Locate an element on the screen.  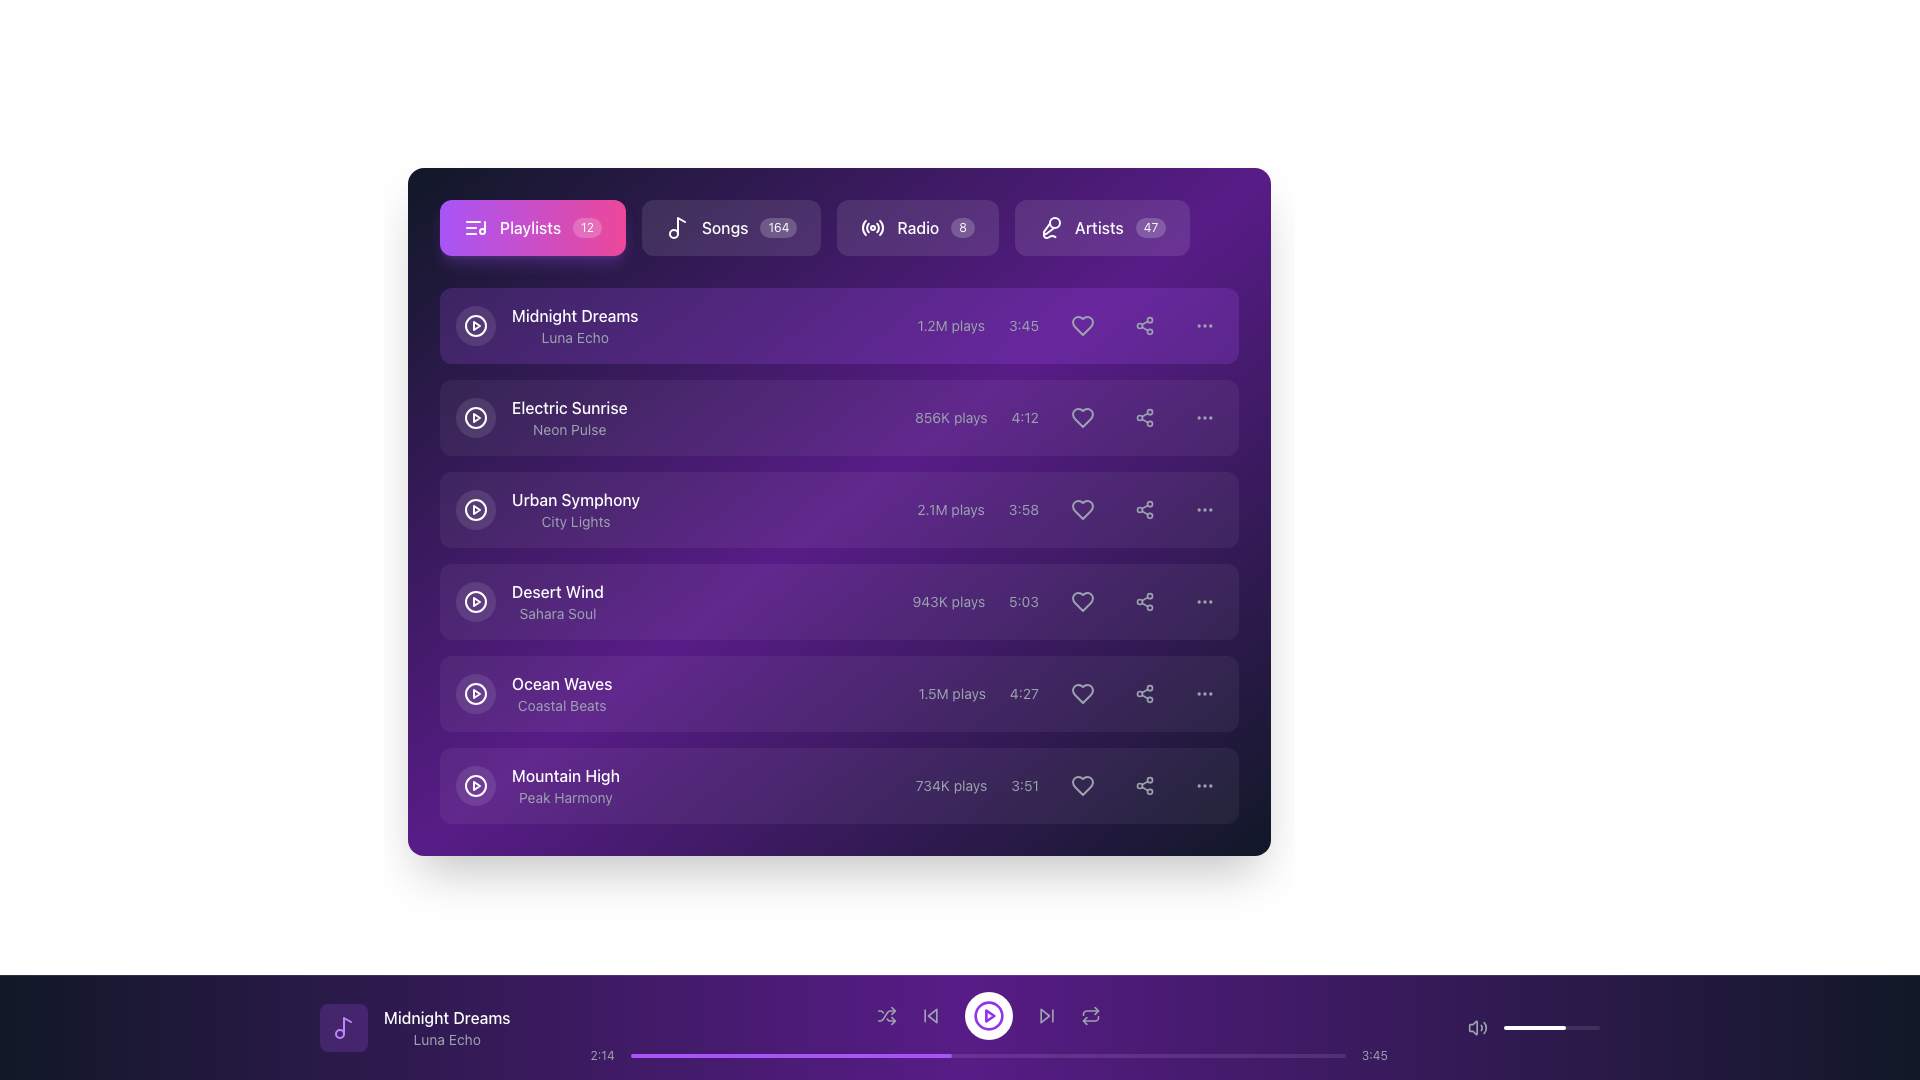
the progress indicator that visually indicates the current progress or completion level of the media playback, located in the bottom section of the music player's full-width progress bar is located at coordinates (790, 1055).